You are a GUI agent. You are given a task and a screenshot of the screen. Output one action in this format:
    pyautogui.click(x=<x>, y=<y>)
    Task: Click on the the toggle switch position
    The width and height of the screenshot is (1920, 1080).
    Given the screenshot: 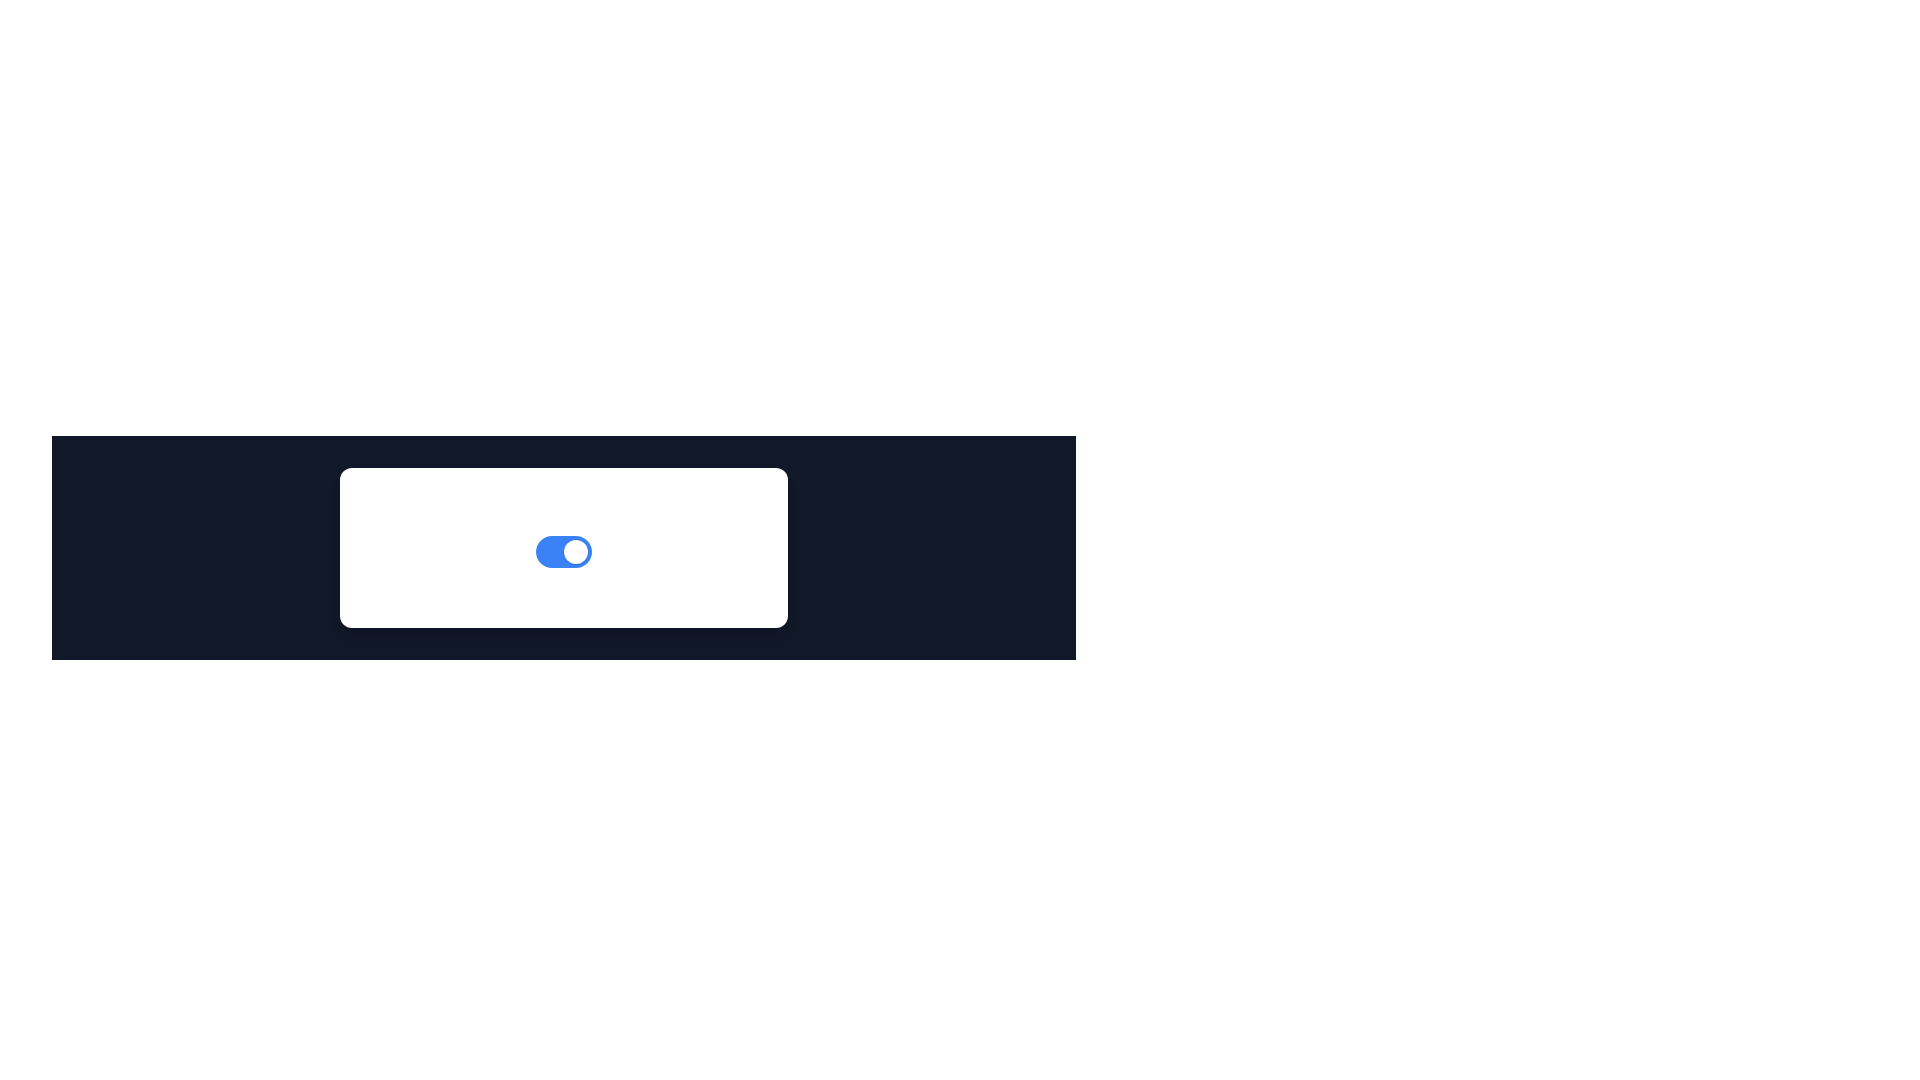 What is the action you would take?
    pyautogui.click(x=549, y=551)
    